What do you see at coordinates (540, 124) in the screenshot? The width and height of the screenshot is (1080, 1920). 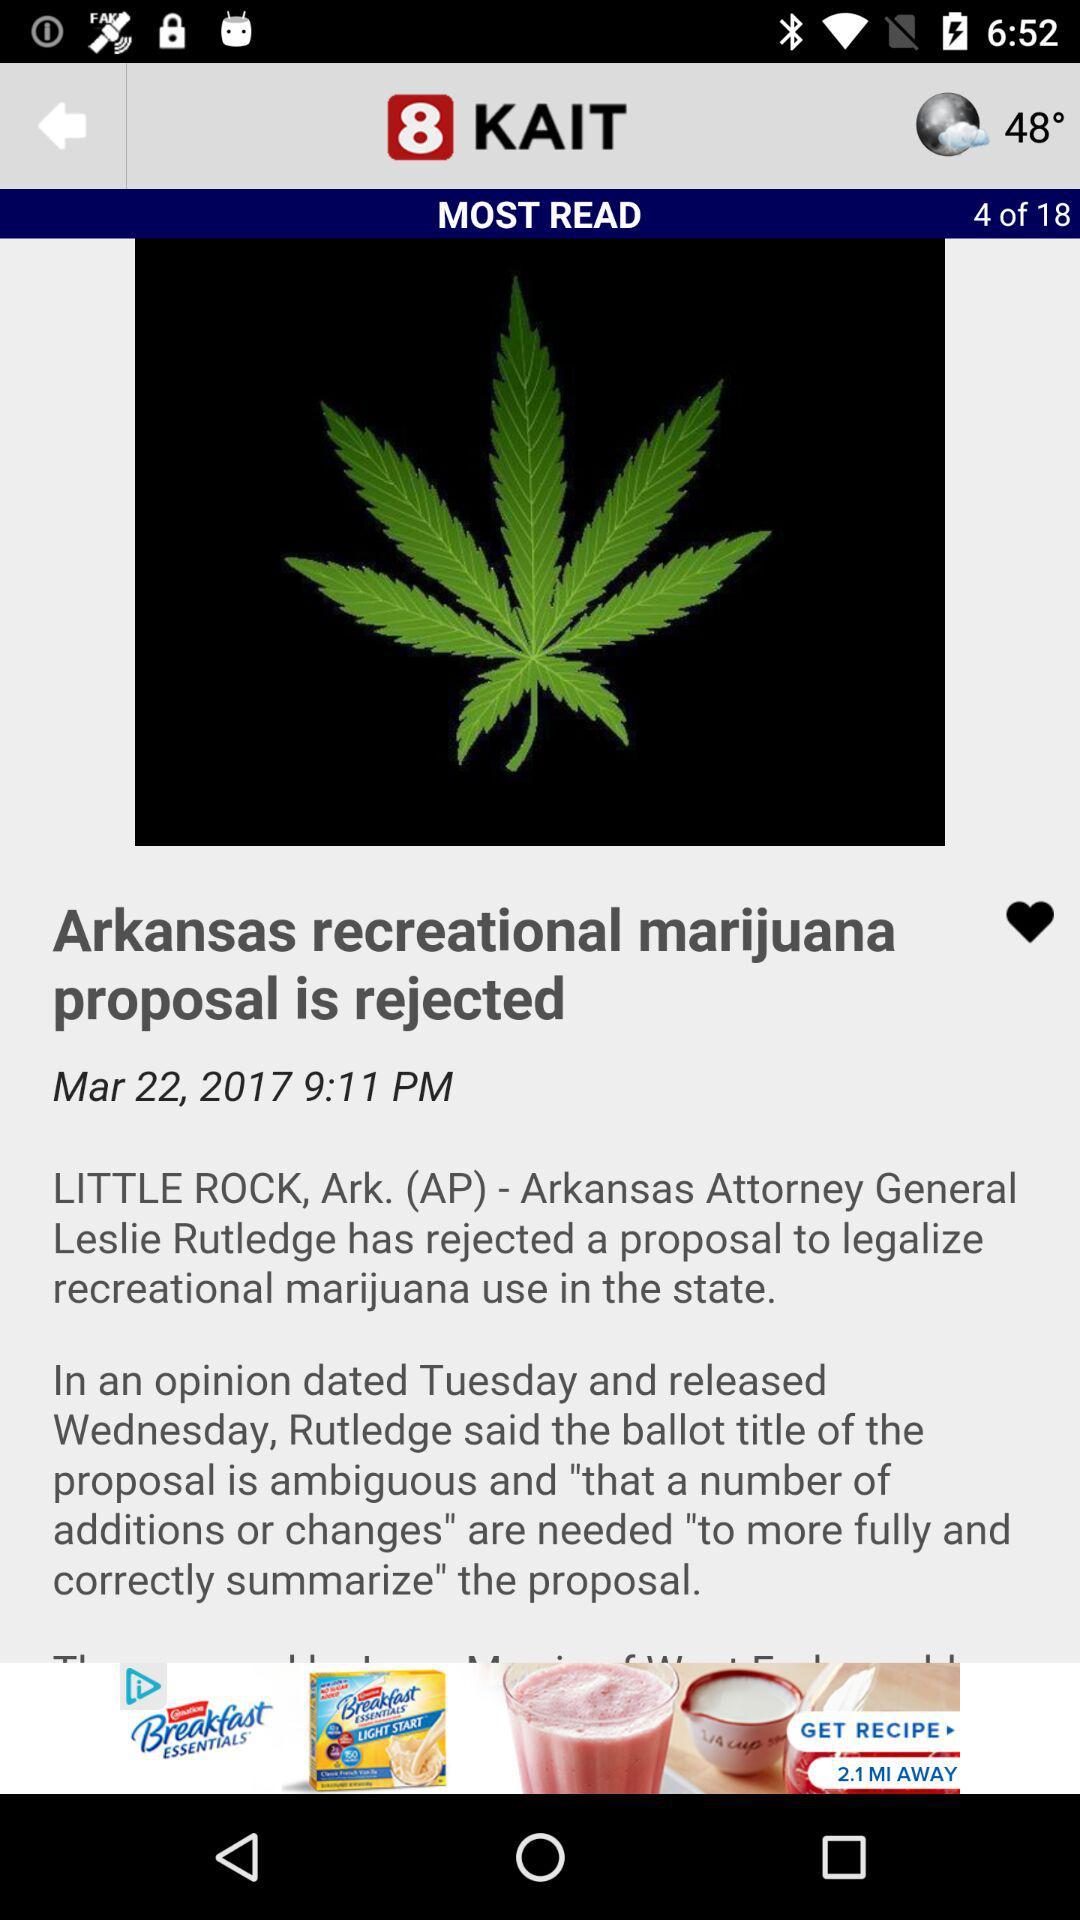 I see `taitil page` at bounding box center [540, 124].